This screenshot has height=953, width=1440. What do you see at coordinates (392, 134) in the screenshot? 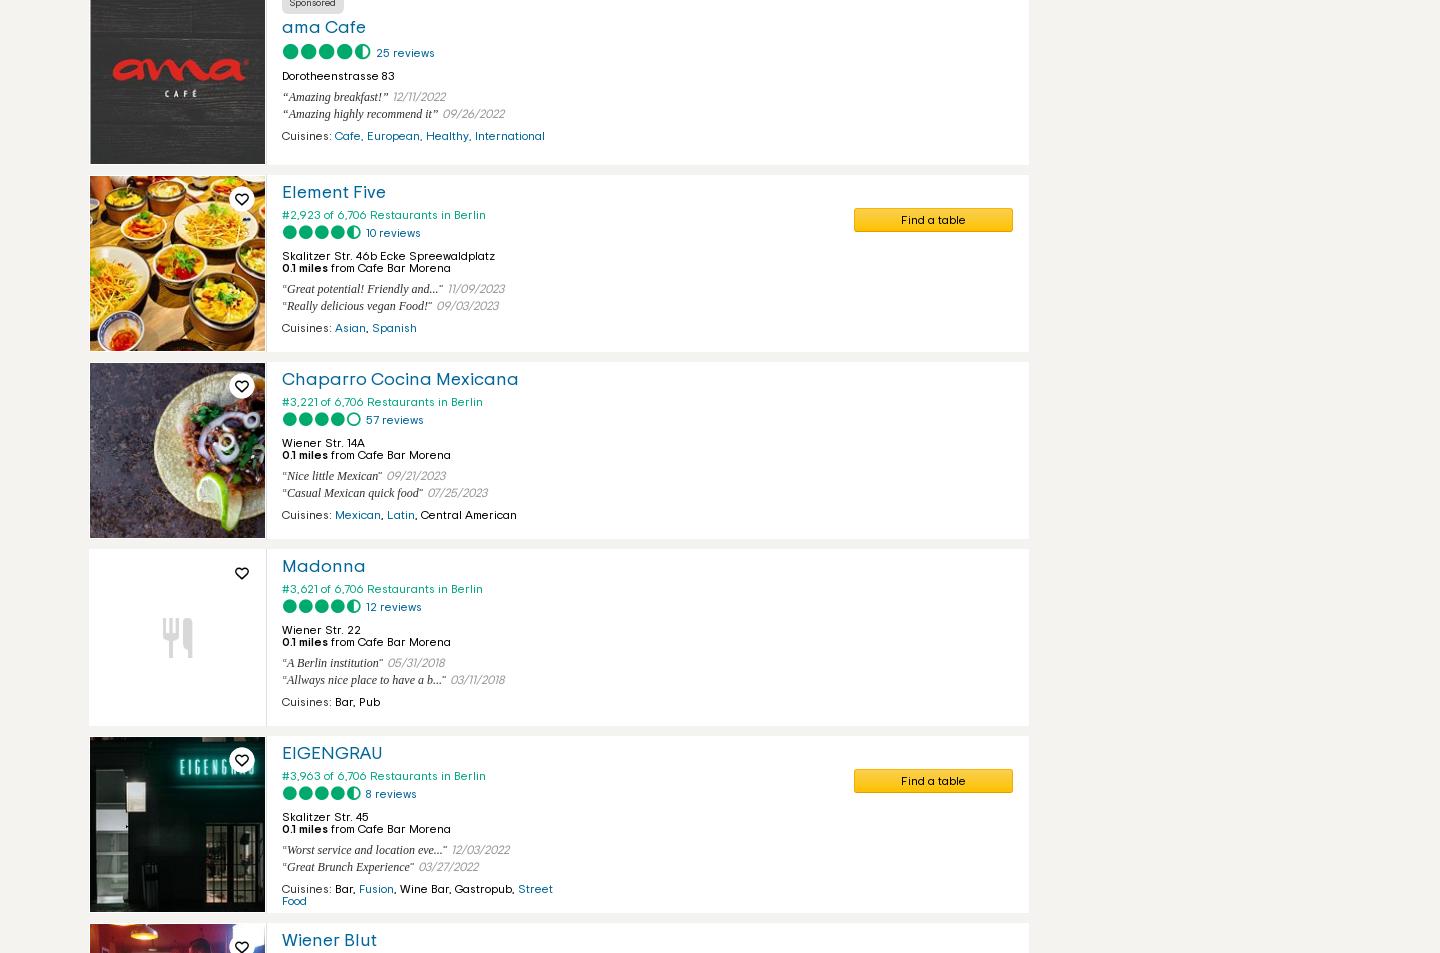
I see `'European'` at bounding box center [392, 134].